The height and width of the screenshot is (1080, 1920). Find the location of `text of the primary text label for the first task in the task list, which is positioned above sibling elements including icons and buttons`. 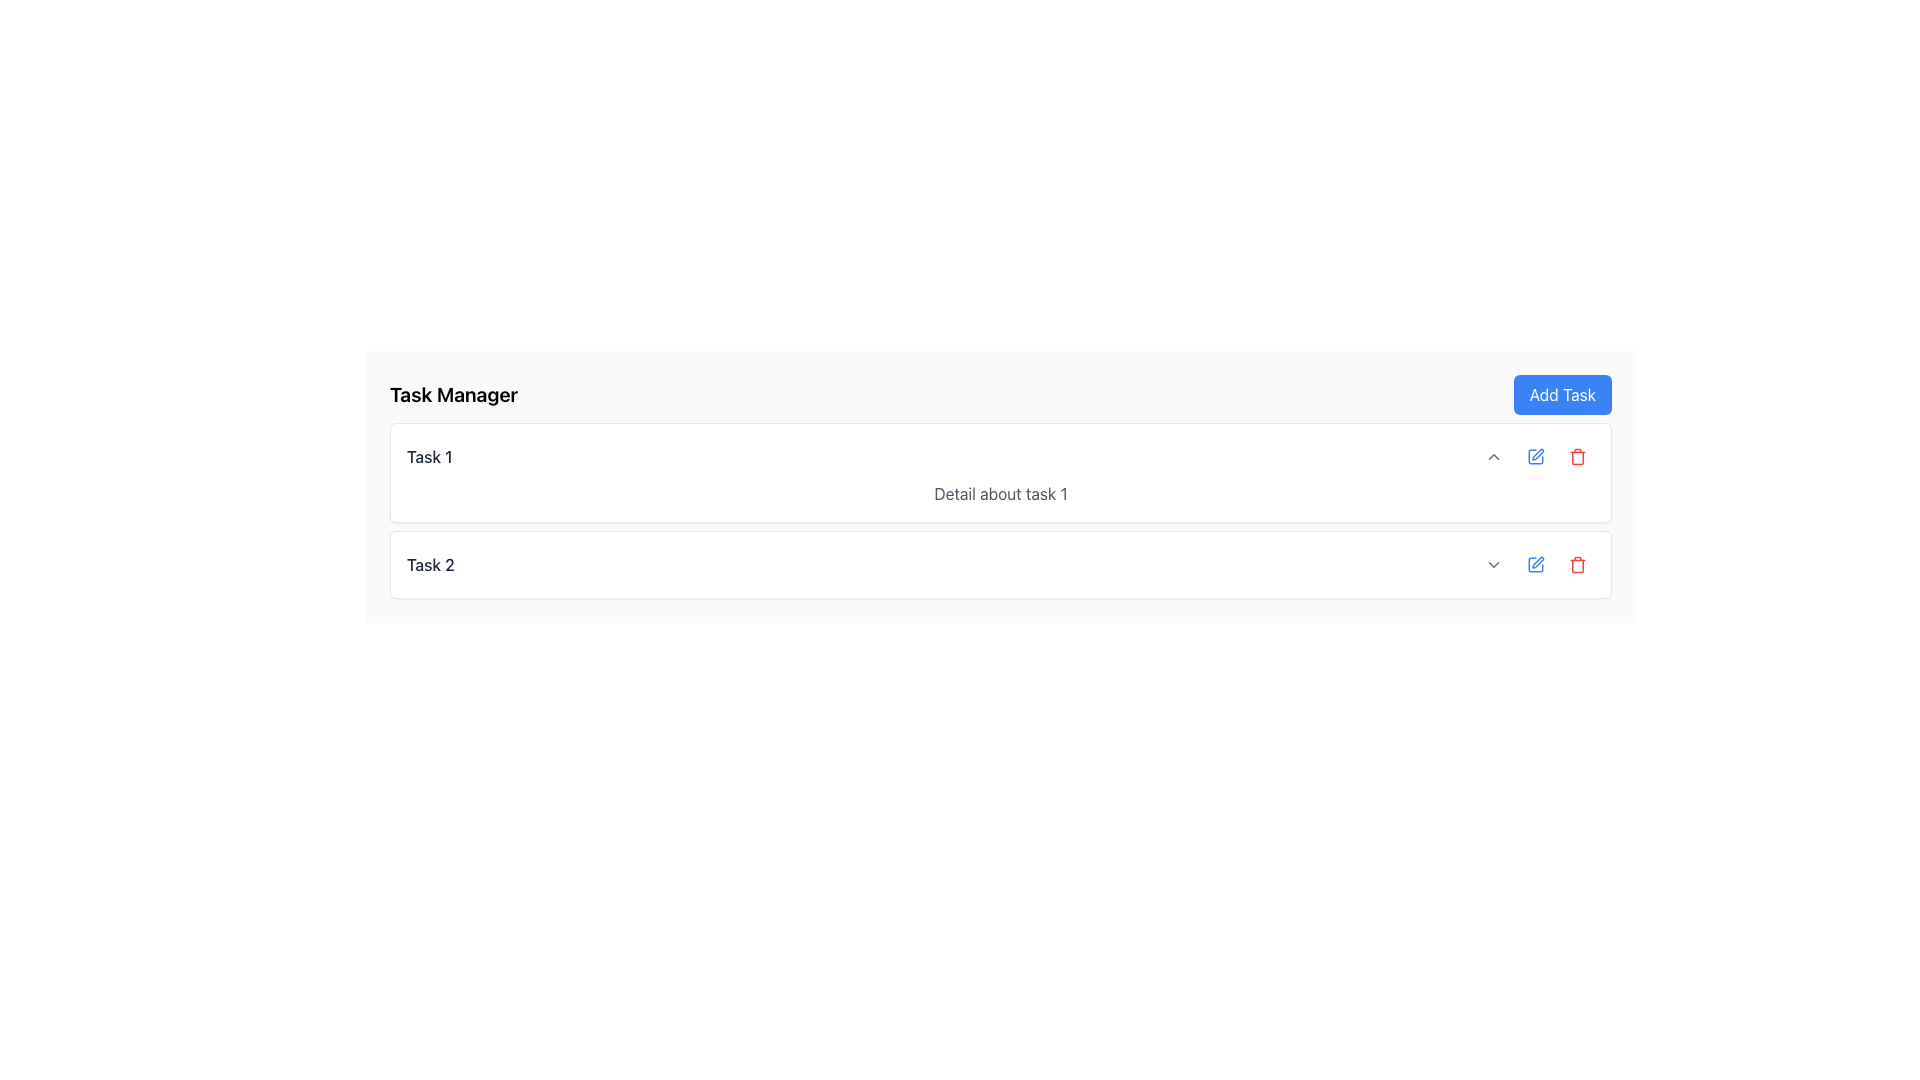

text of the primary text label for the first task in the task list, which is positioned above sibling elements including icons and buttons is located at coordinates (428, 456).